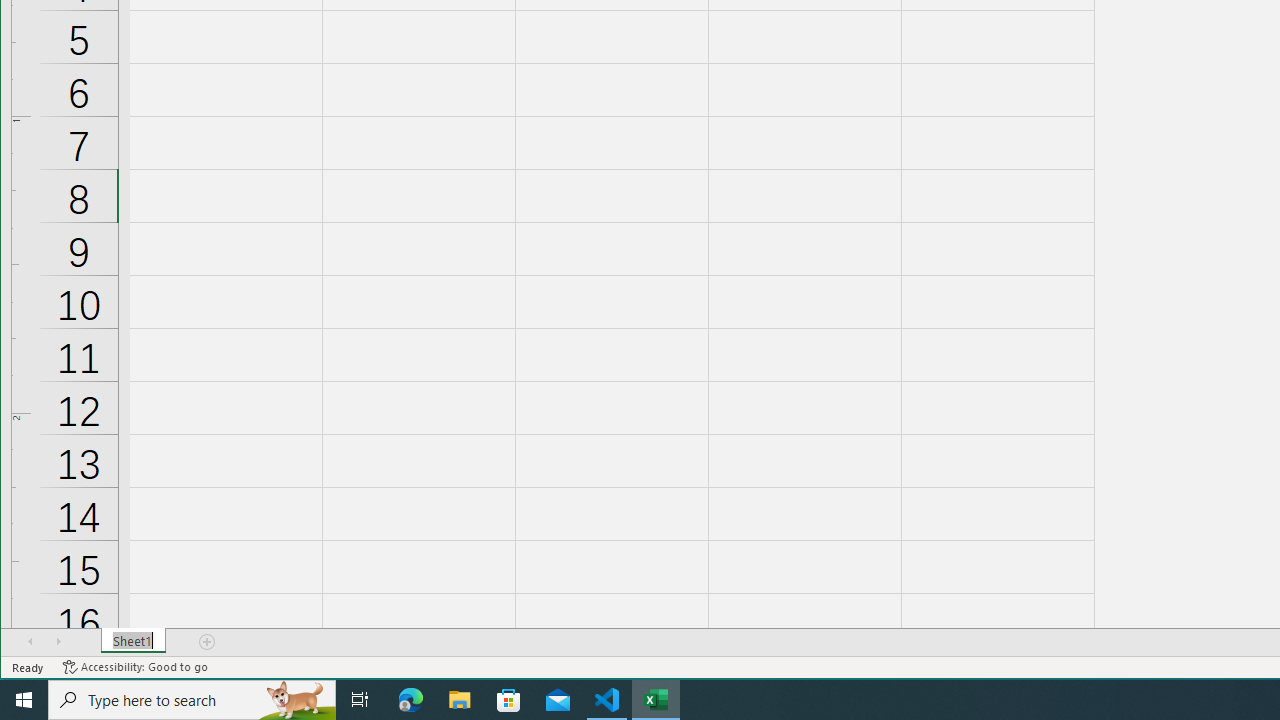  What do you see at coordinates (132, 641) in the screenshot?
I see `'Sheet1'` at bounding box center [132, 641].